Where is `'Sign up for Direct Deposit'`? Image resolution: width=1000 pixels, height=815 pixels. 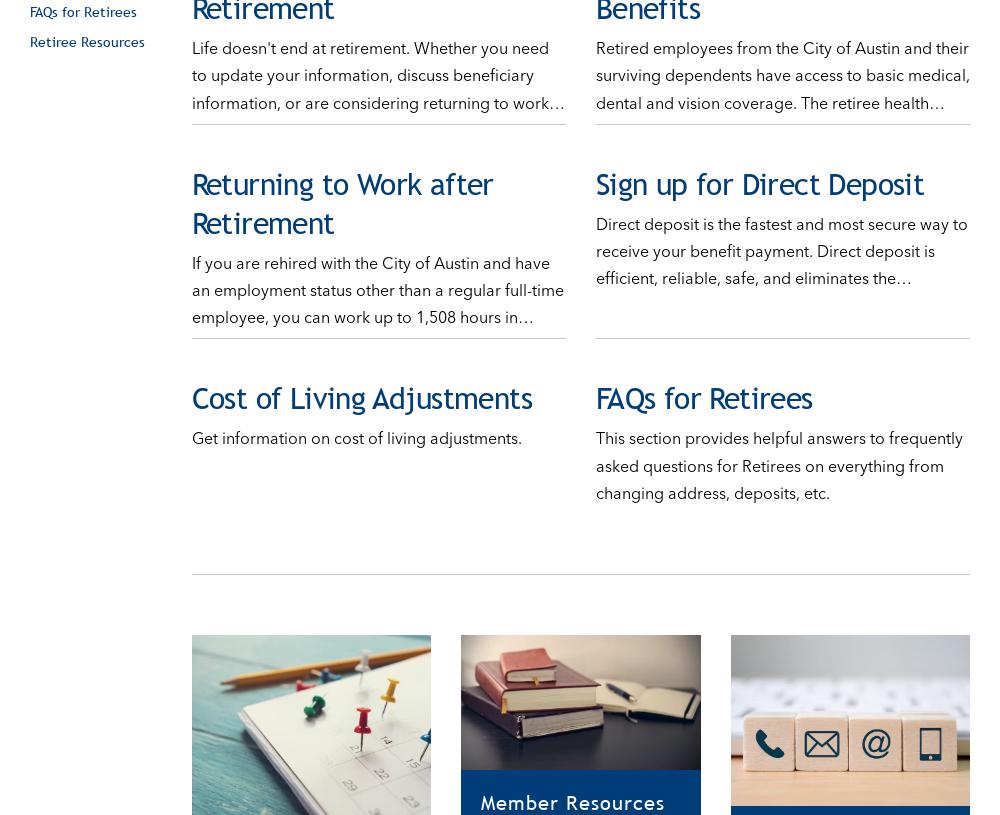
'Sign up for Direct Deposit' is located at coordinates (594, 163).